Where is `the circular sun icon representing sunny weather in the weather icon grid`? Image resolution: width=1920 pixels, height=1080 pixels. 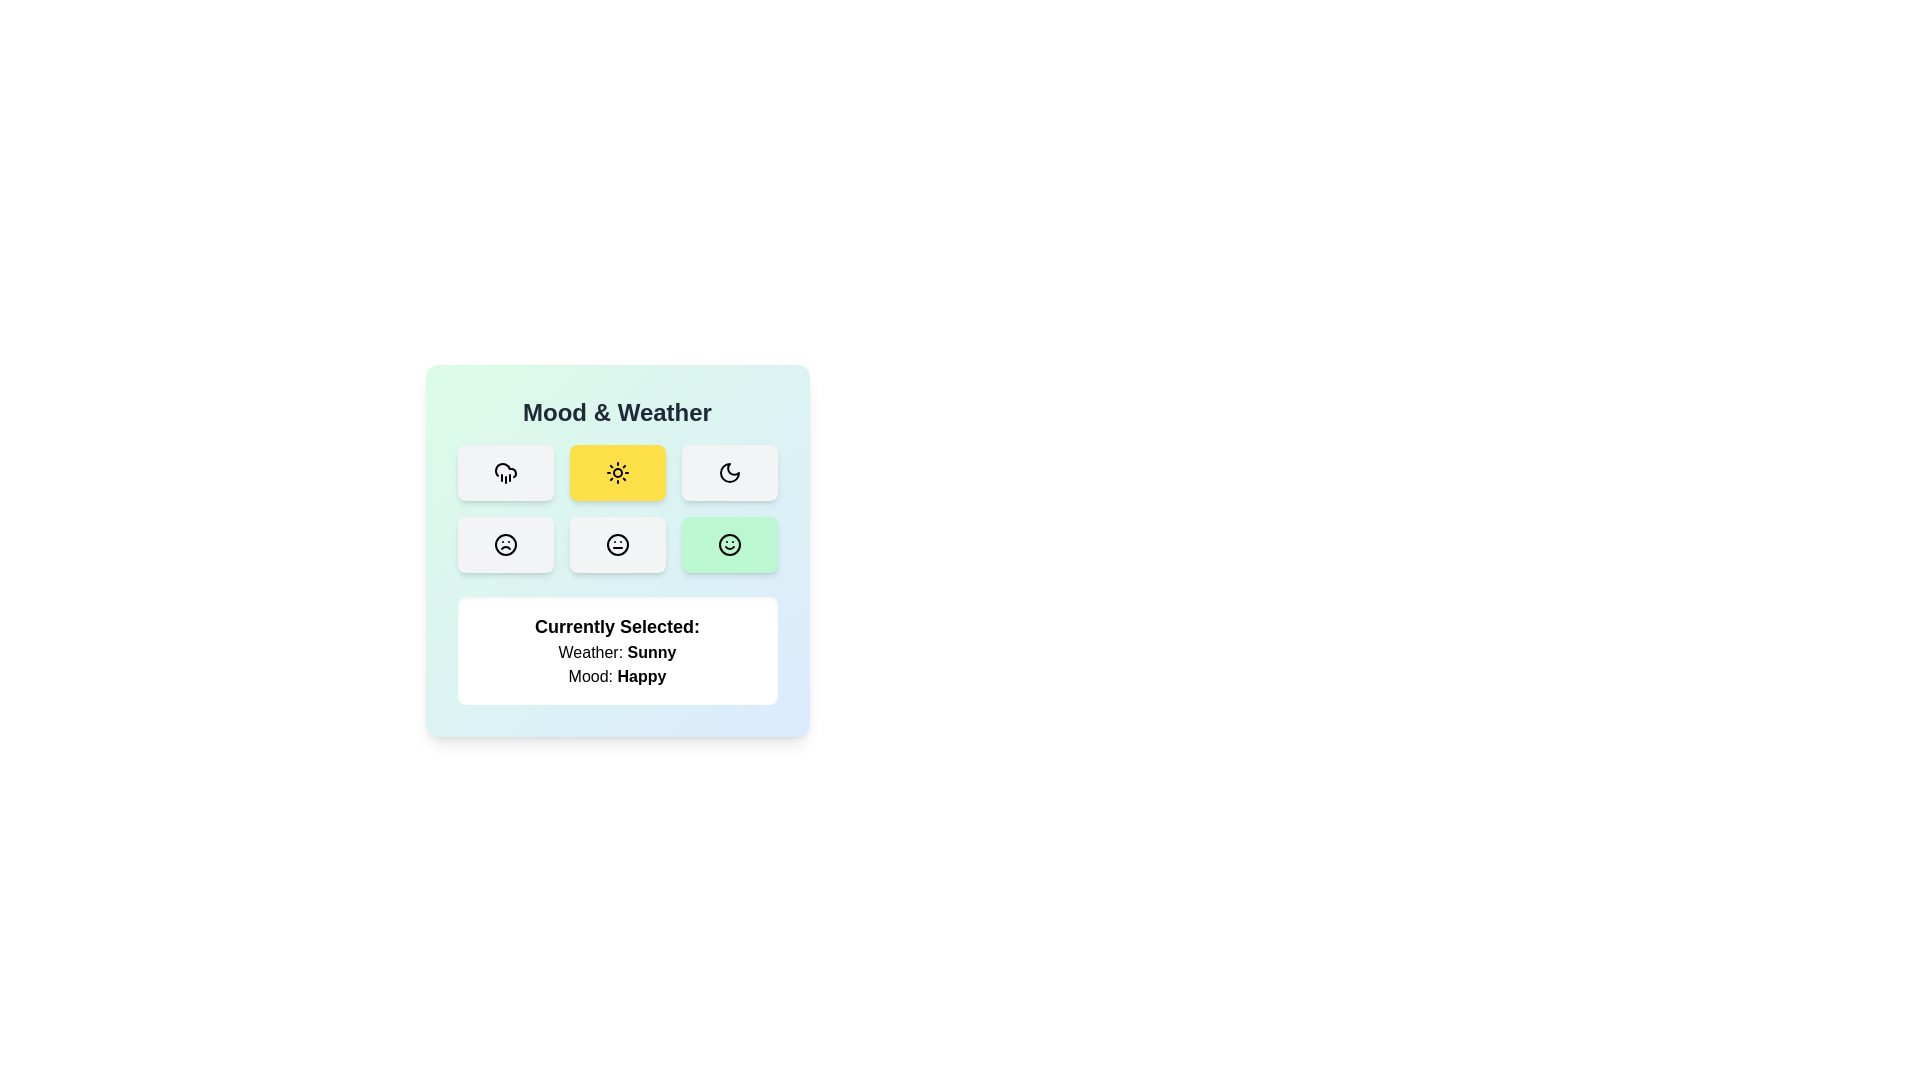 the circular sun icon representing sunny weather in the weather icon grid is located at coordinates (616, 473).